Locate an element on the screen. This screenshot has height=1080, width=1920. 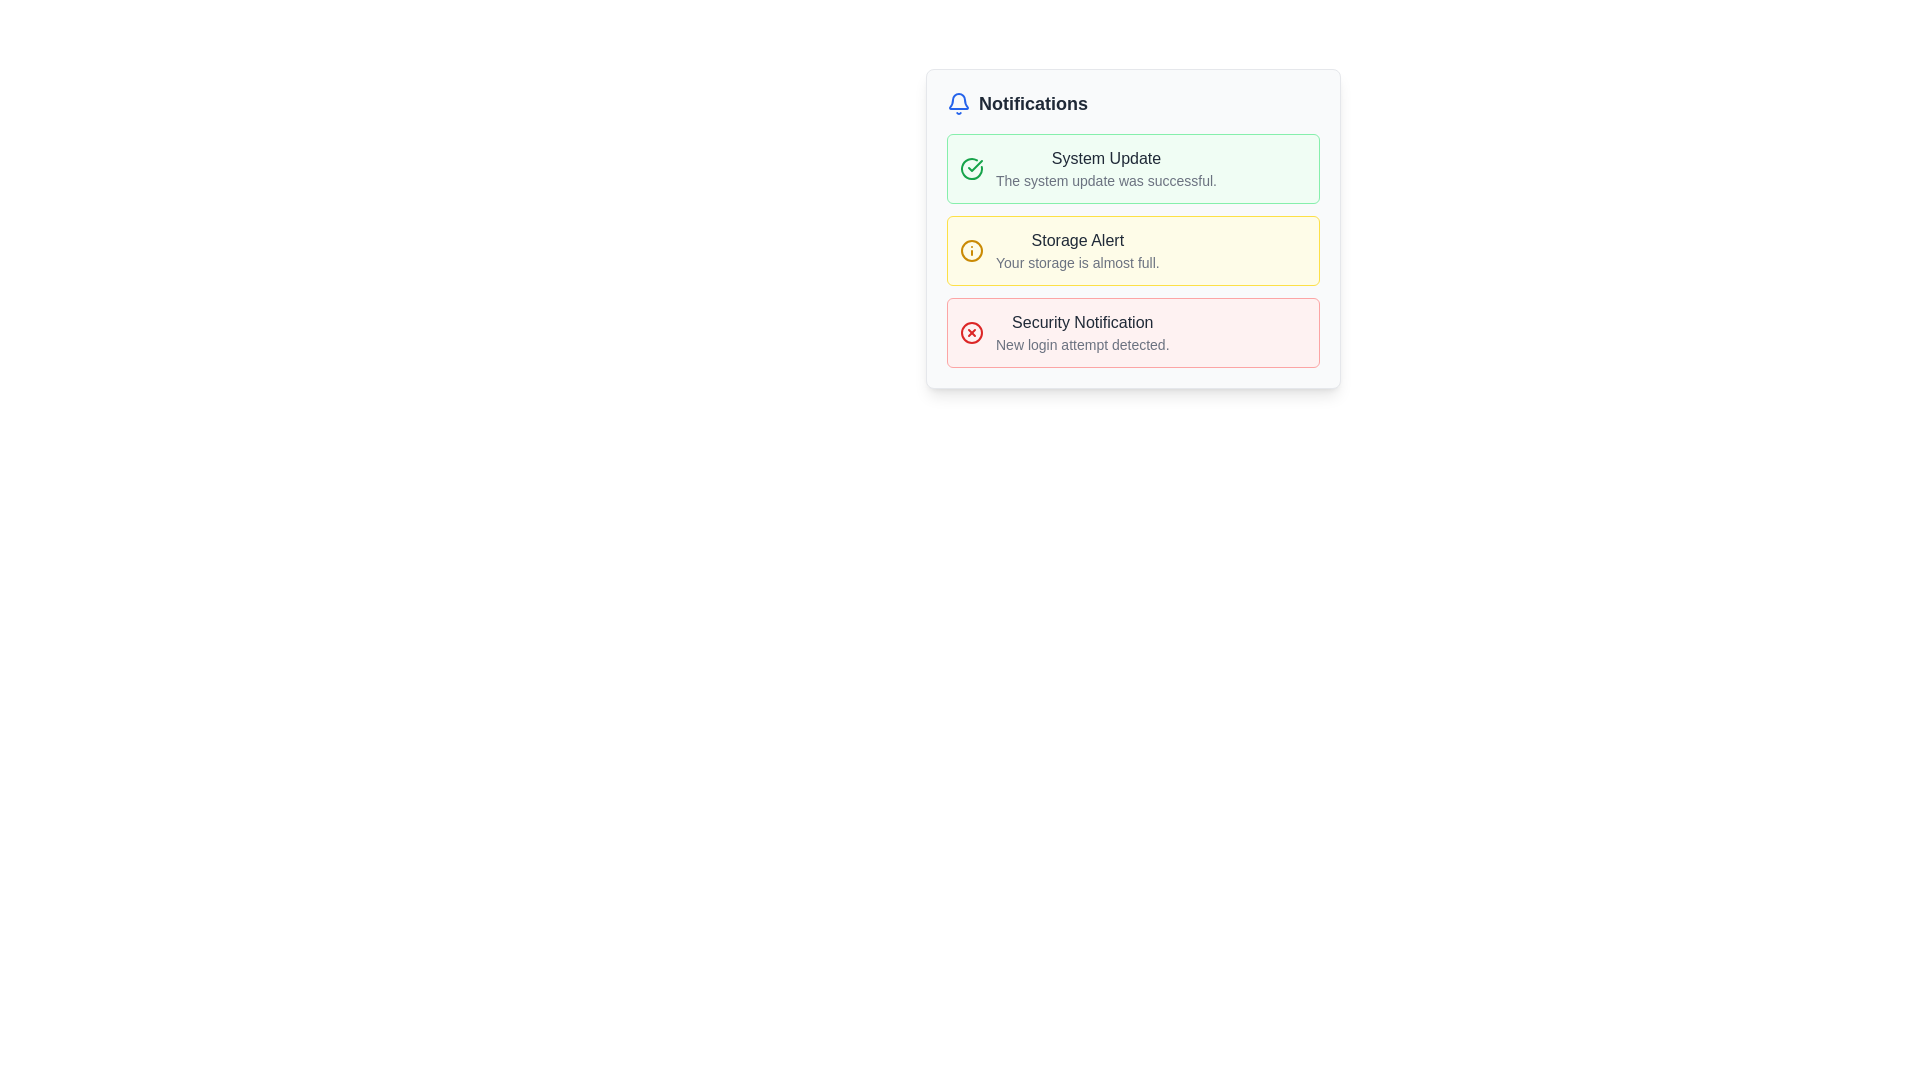
the title of the third notification card that alerts the user about a security-related issue, located in the lower portion of the notification panel is located at coordinates (1081, 322).